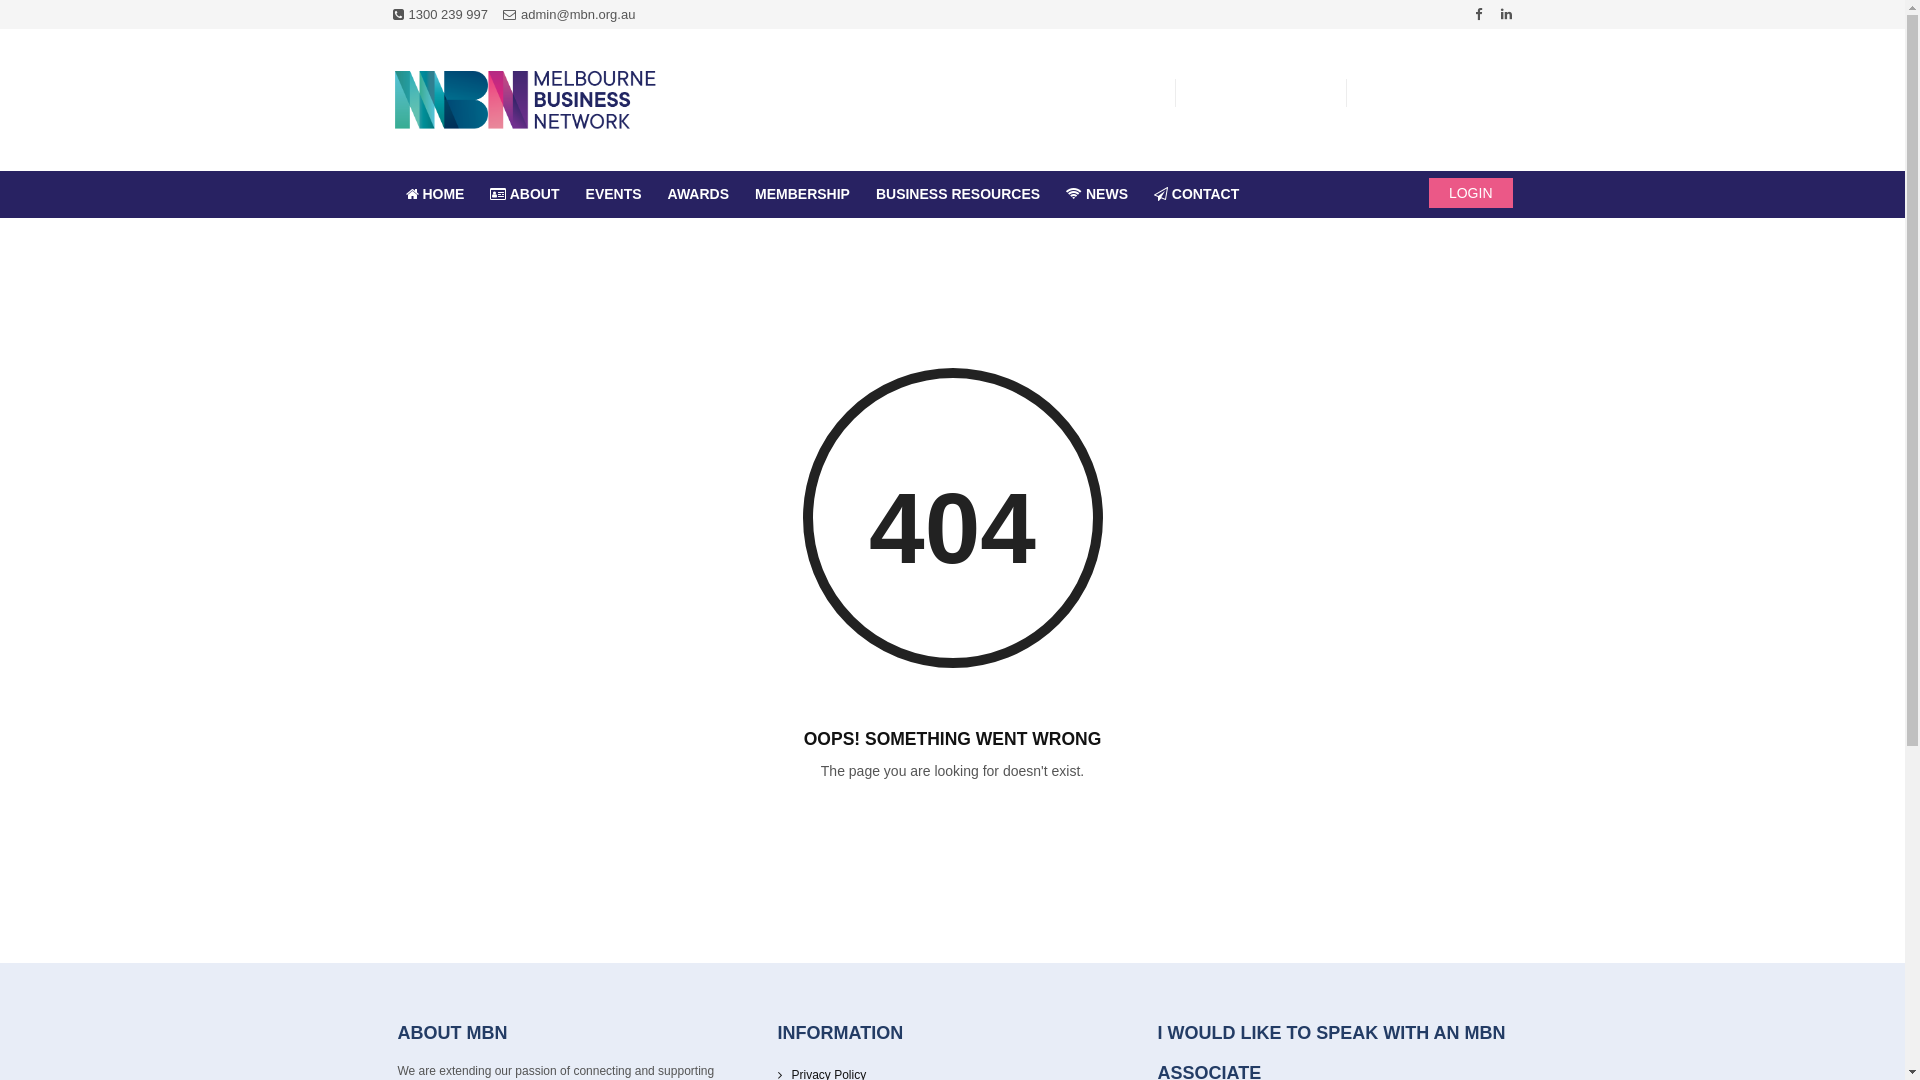 This screenshot has height=1080, width=1920. What do you see at coordinates (439, 14) in the screenshot?
I see `'1300 239 997'` at bounding box center [439, 14].